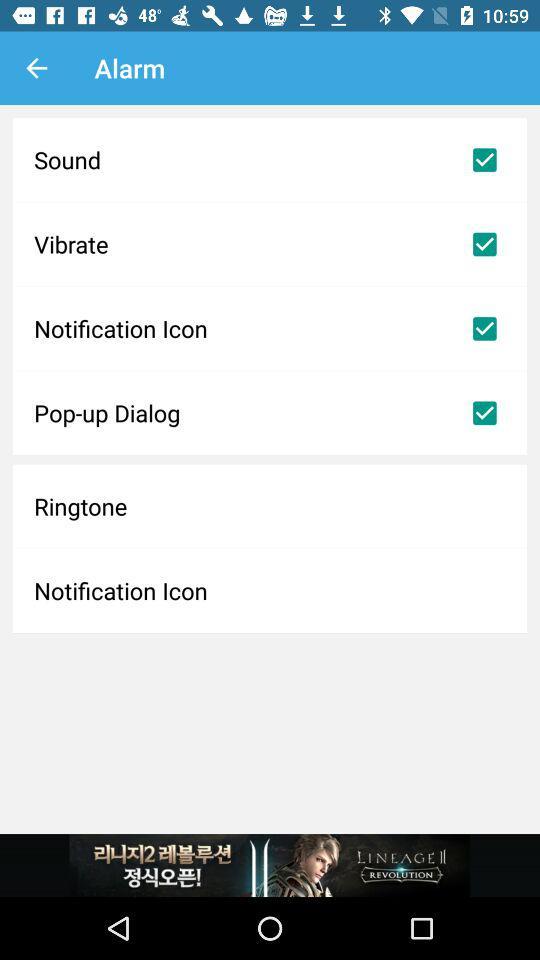  I want to click on the item below sound item, so click(270, 243).